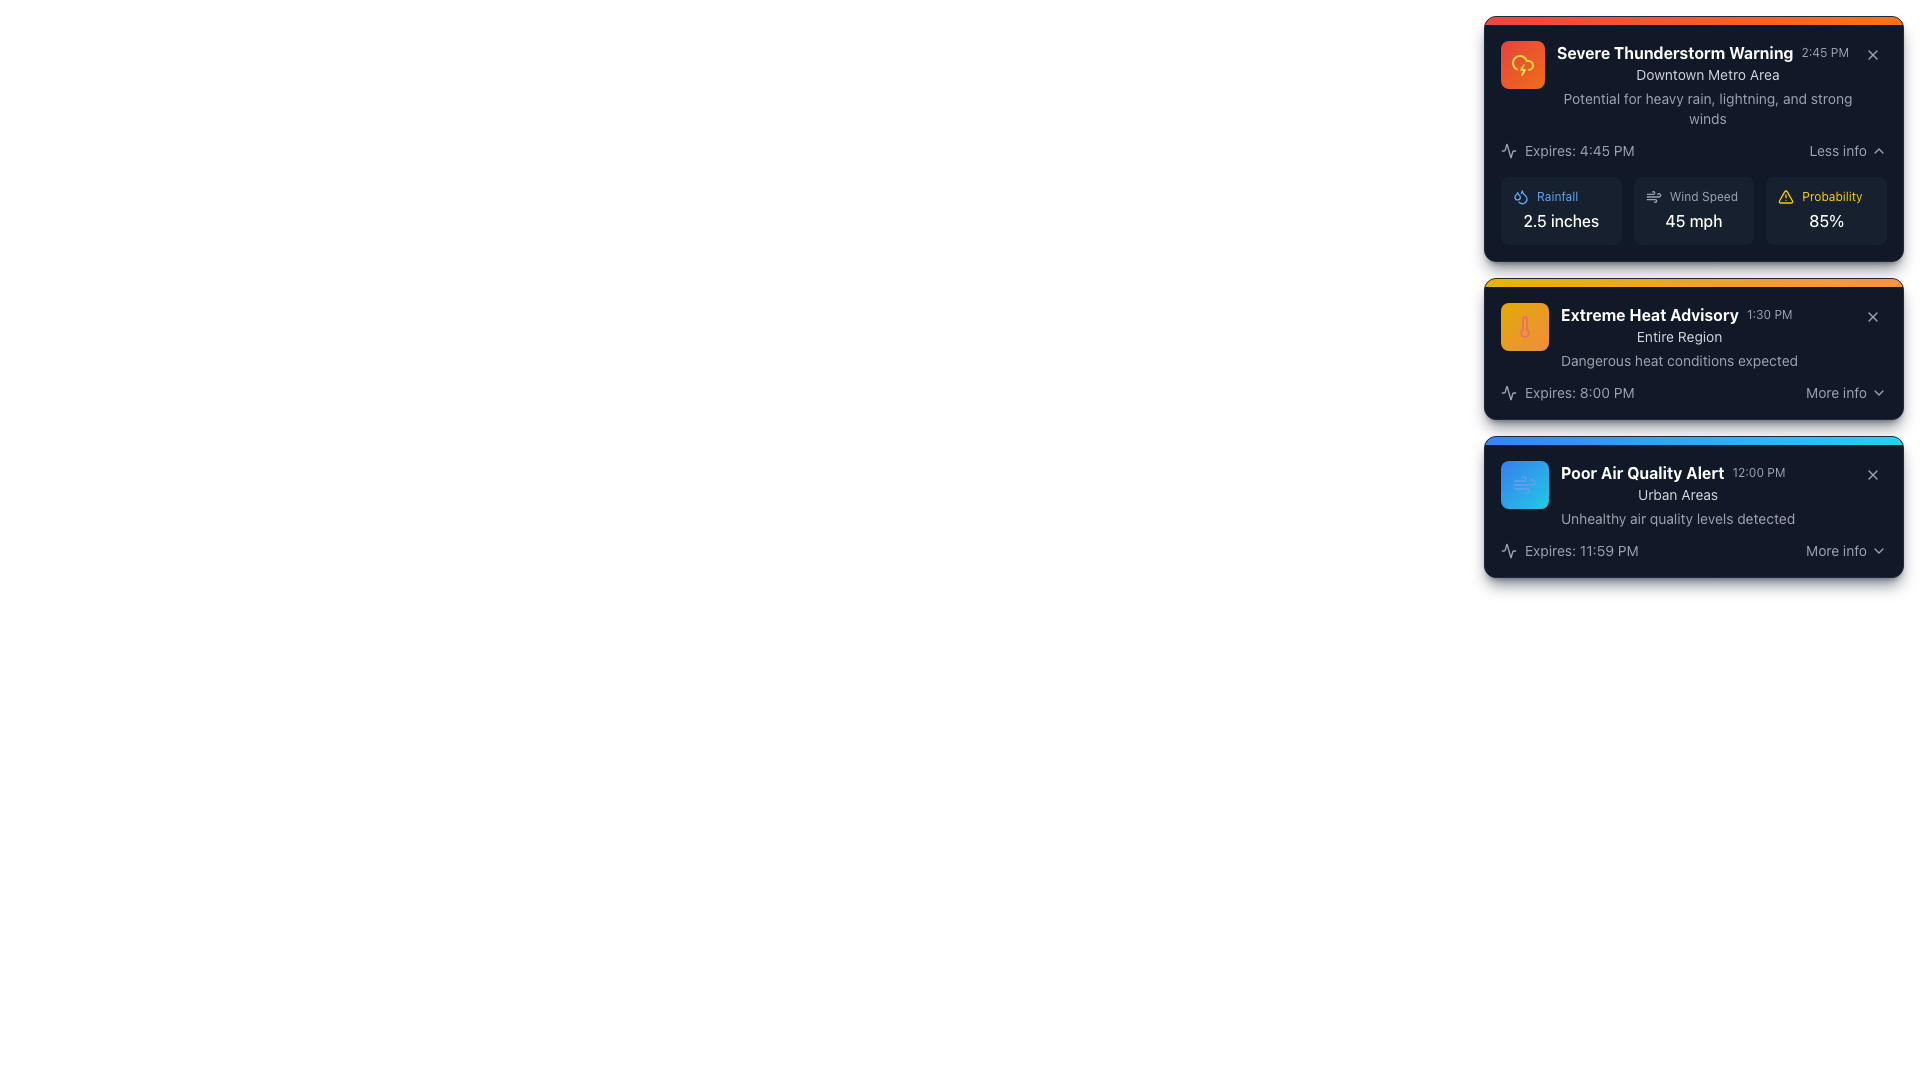 The height and width of the screenshot is (1080, 1920). Describe the element at coordinates (1508, 551) in the screenshot. I see `the small circular electrocardiogram icon located at the leftmost side of the row containing the text 'Expires: 11:59 PM'` at that location.